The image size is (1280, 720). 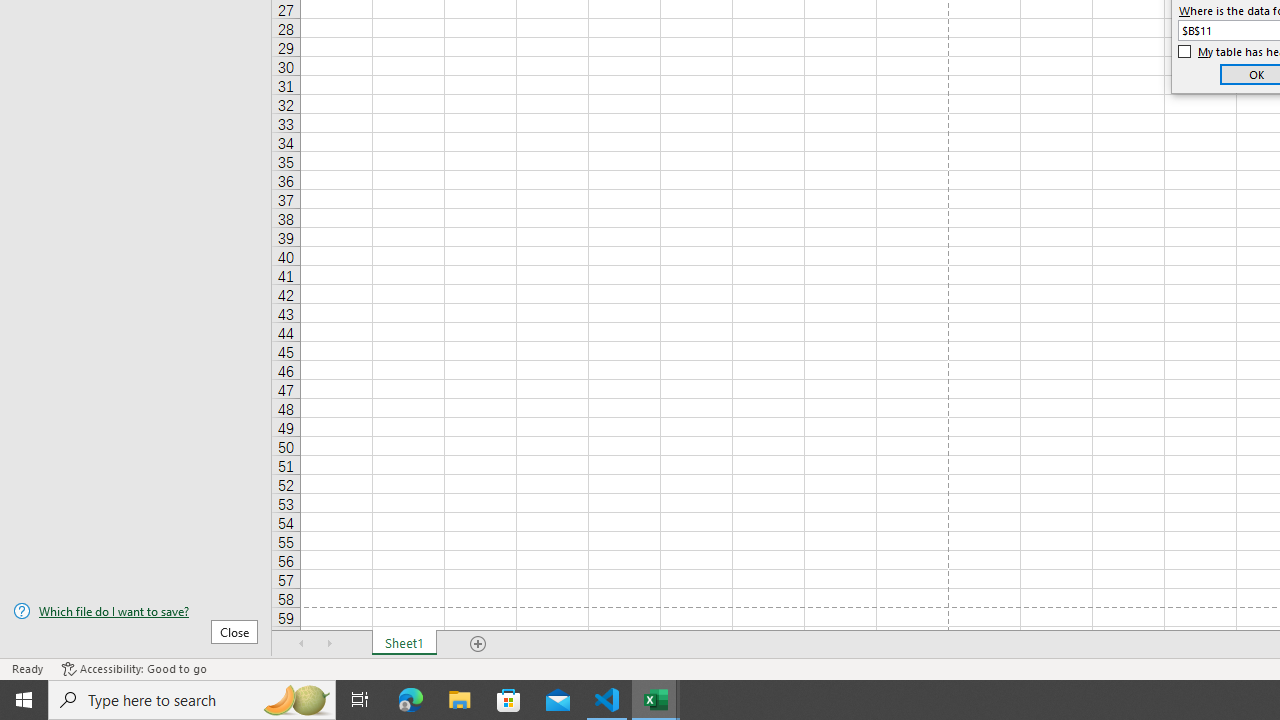 What do you see at coordinates (403, 644) in the screenshot?
I see `'Sheet1'` at bounding box center [403, 644].